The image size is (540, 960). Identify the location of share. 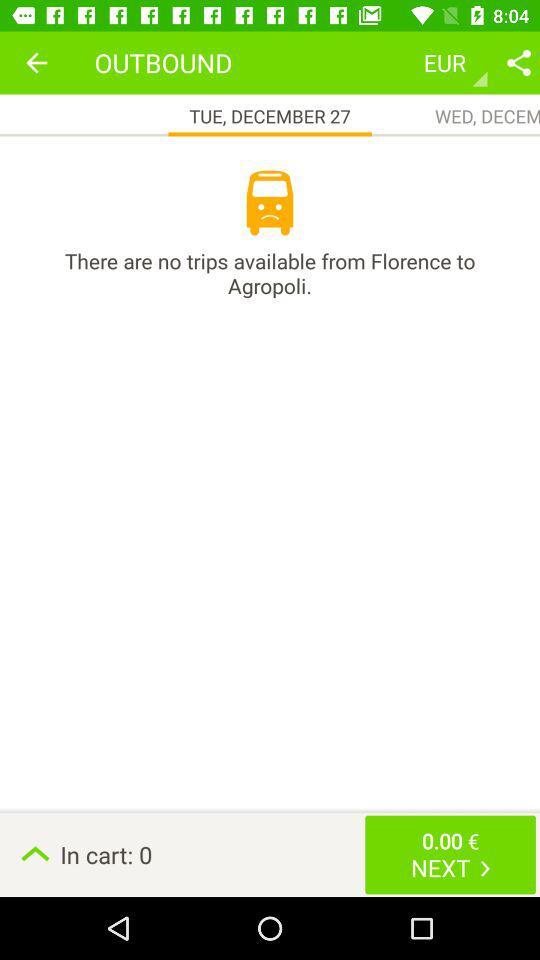
(518, 62).